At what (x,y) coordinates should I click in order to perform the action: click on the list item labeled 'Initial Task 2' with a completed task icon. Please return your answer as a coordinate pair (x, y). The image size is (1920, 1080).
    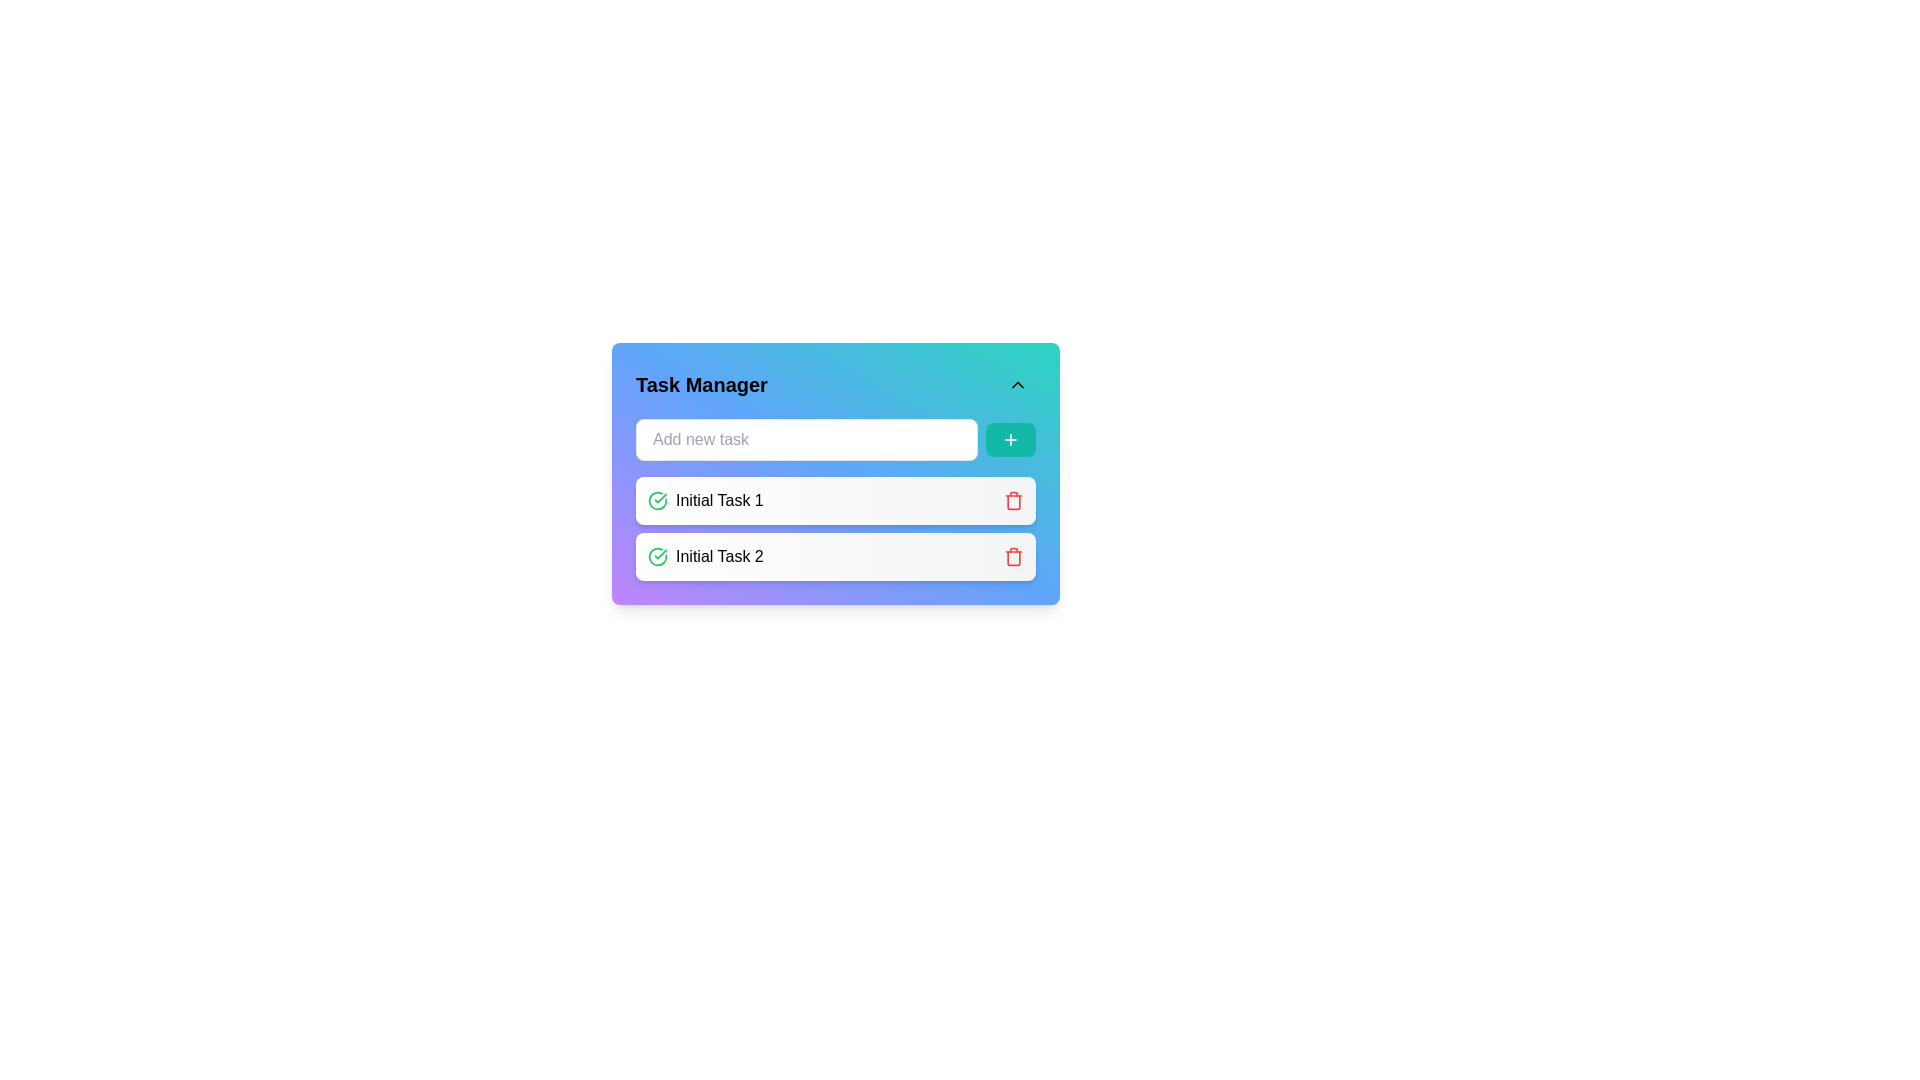
    Looking at the image, I should click on (705, 556).